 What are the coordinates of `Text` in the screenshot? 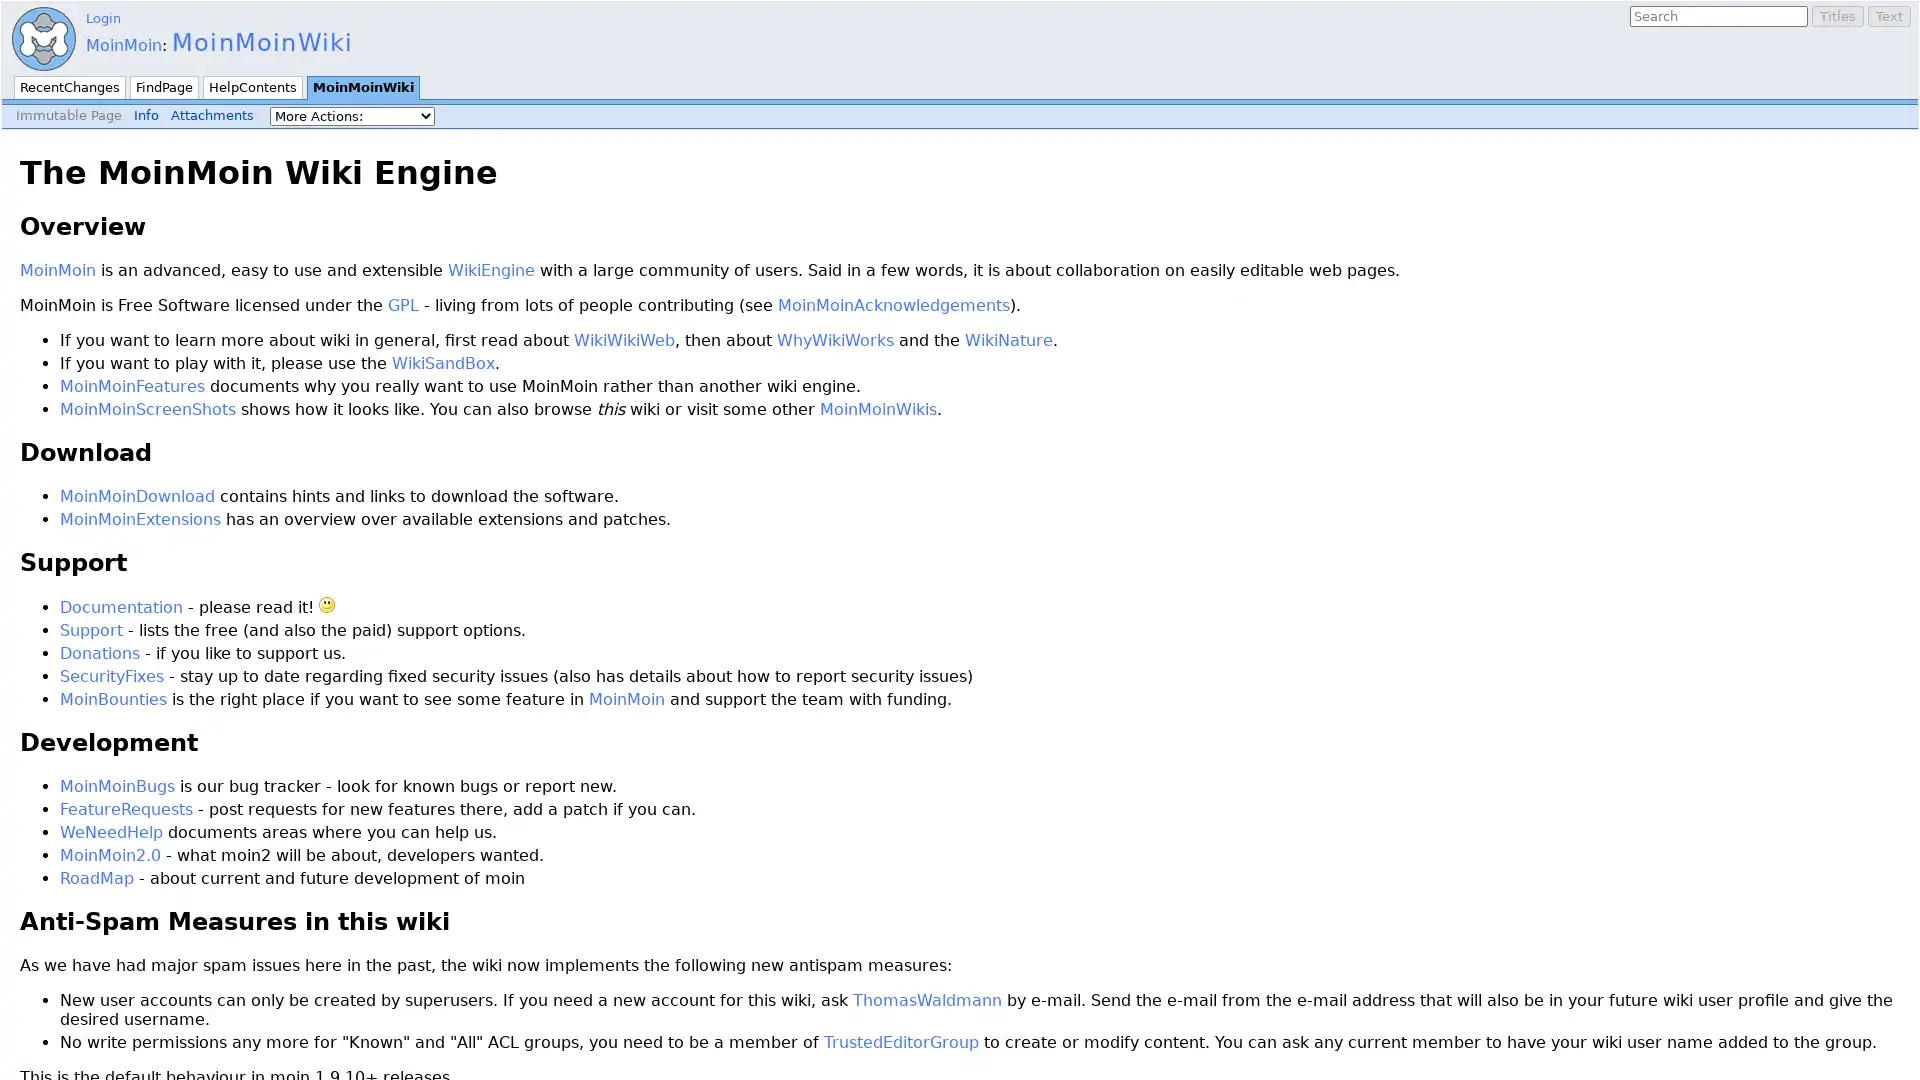 It's located at (1888, 16).